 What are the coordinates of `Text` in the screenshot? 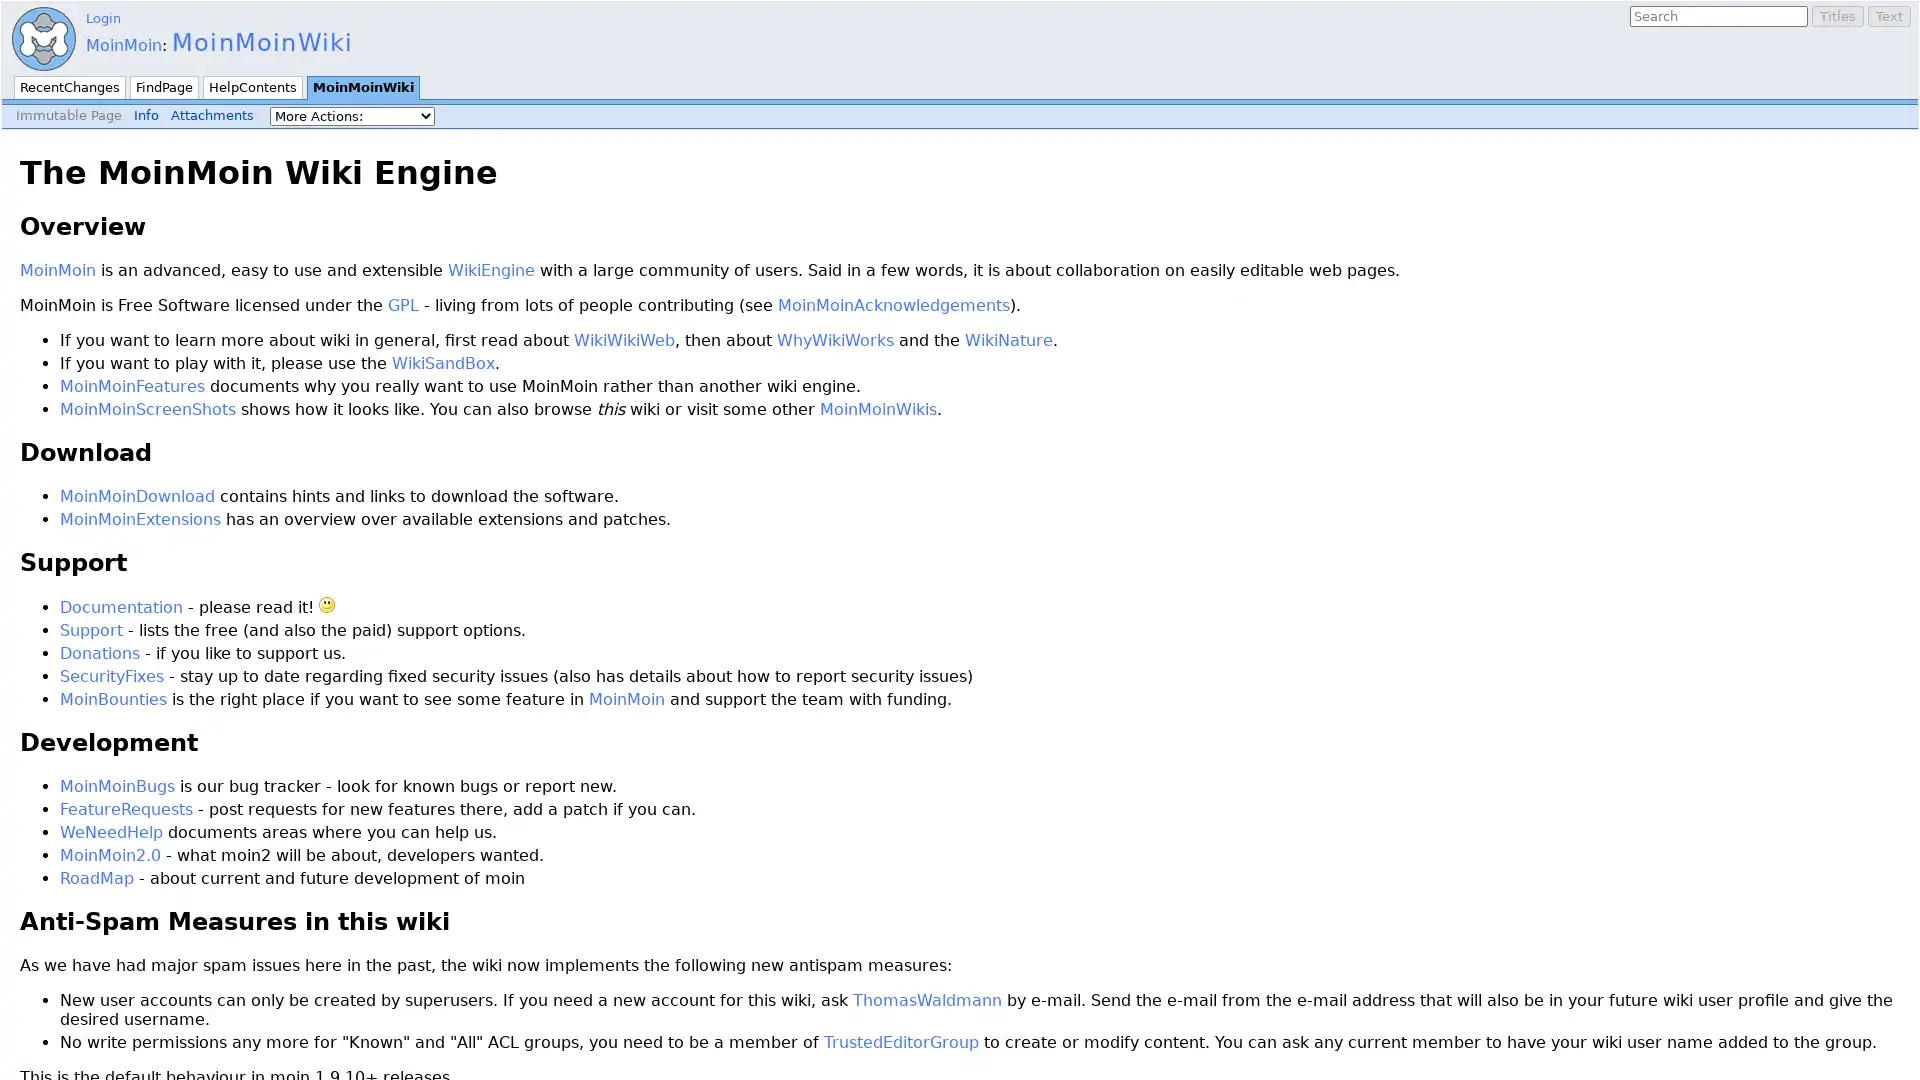 It's located at (1888, 16).